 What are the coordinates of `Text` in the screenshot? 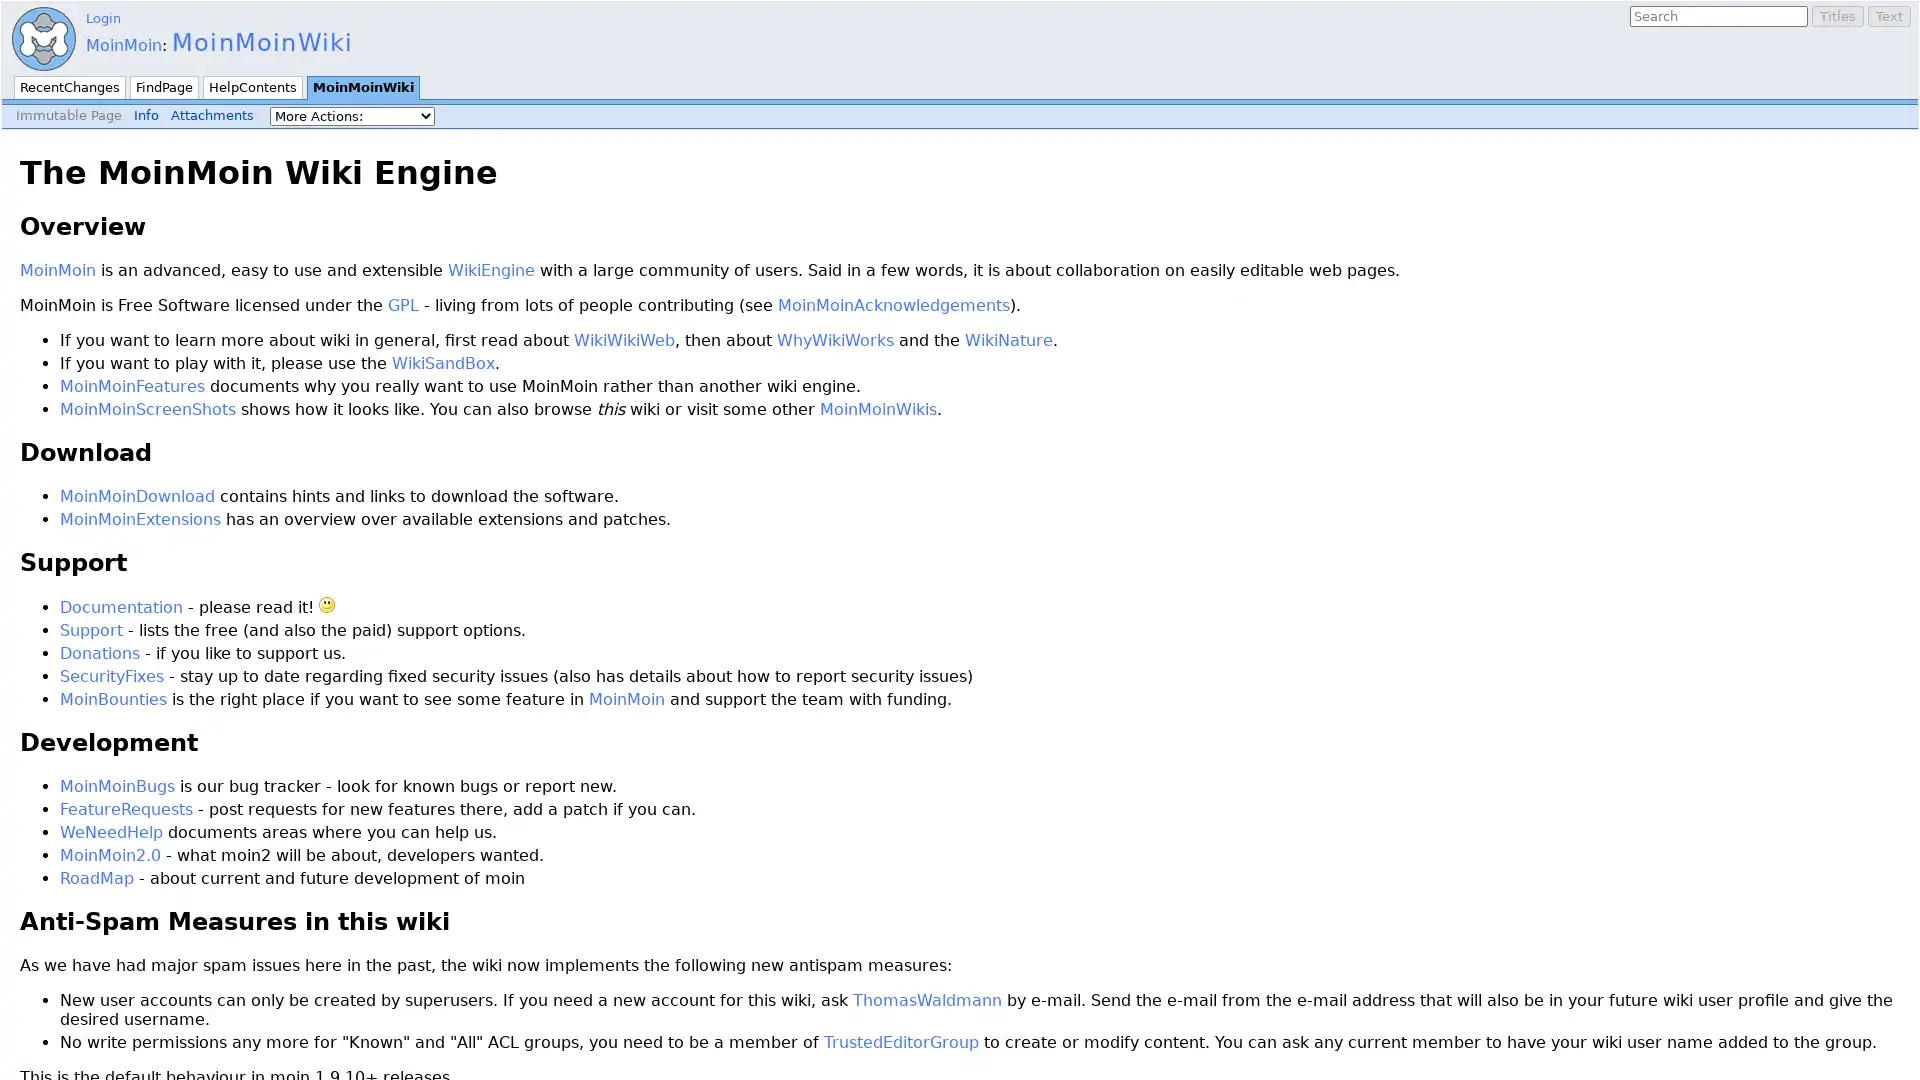 It's located at (1888, 16).